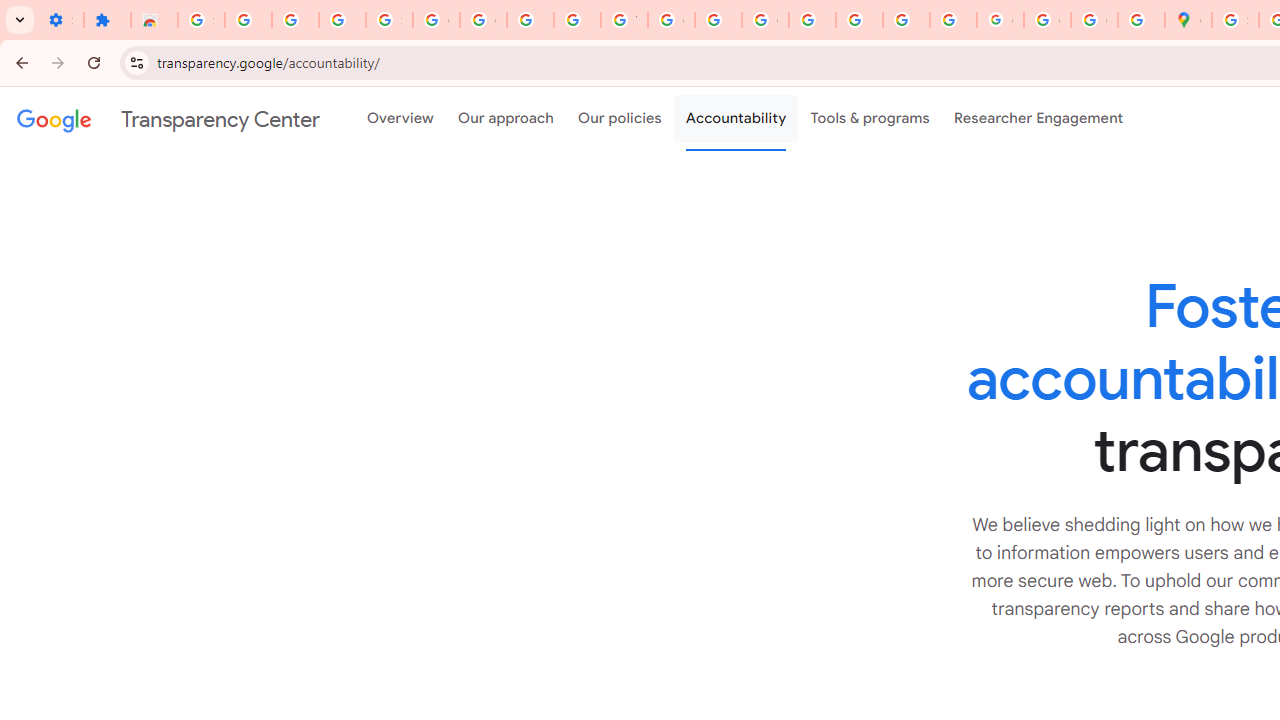 Image resolution: width=1280 pixels, height=720 pixels. What do you see at coordinates (483, 20) in the screenshot?
I see `'Google Account Help'` at bounding box center [483, 20].